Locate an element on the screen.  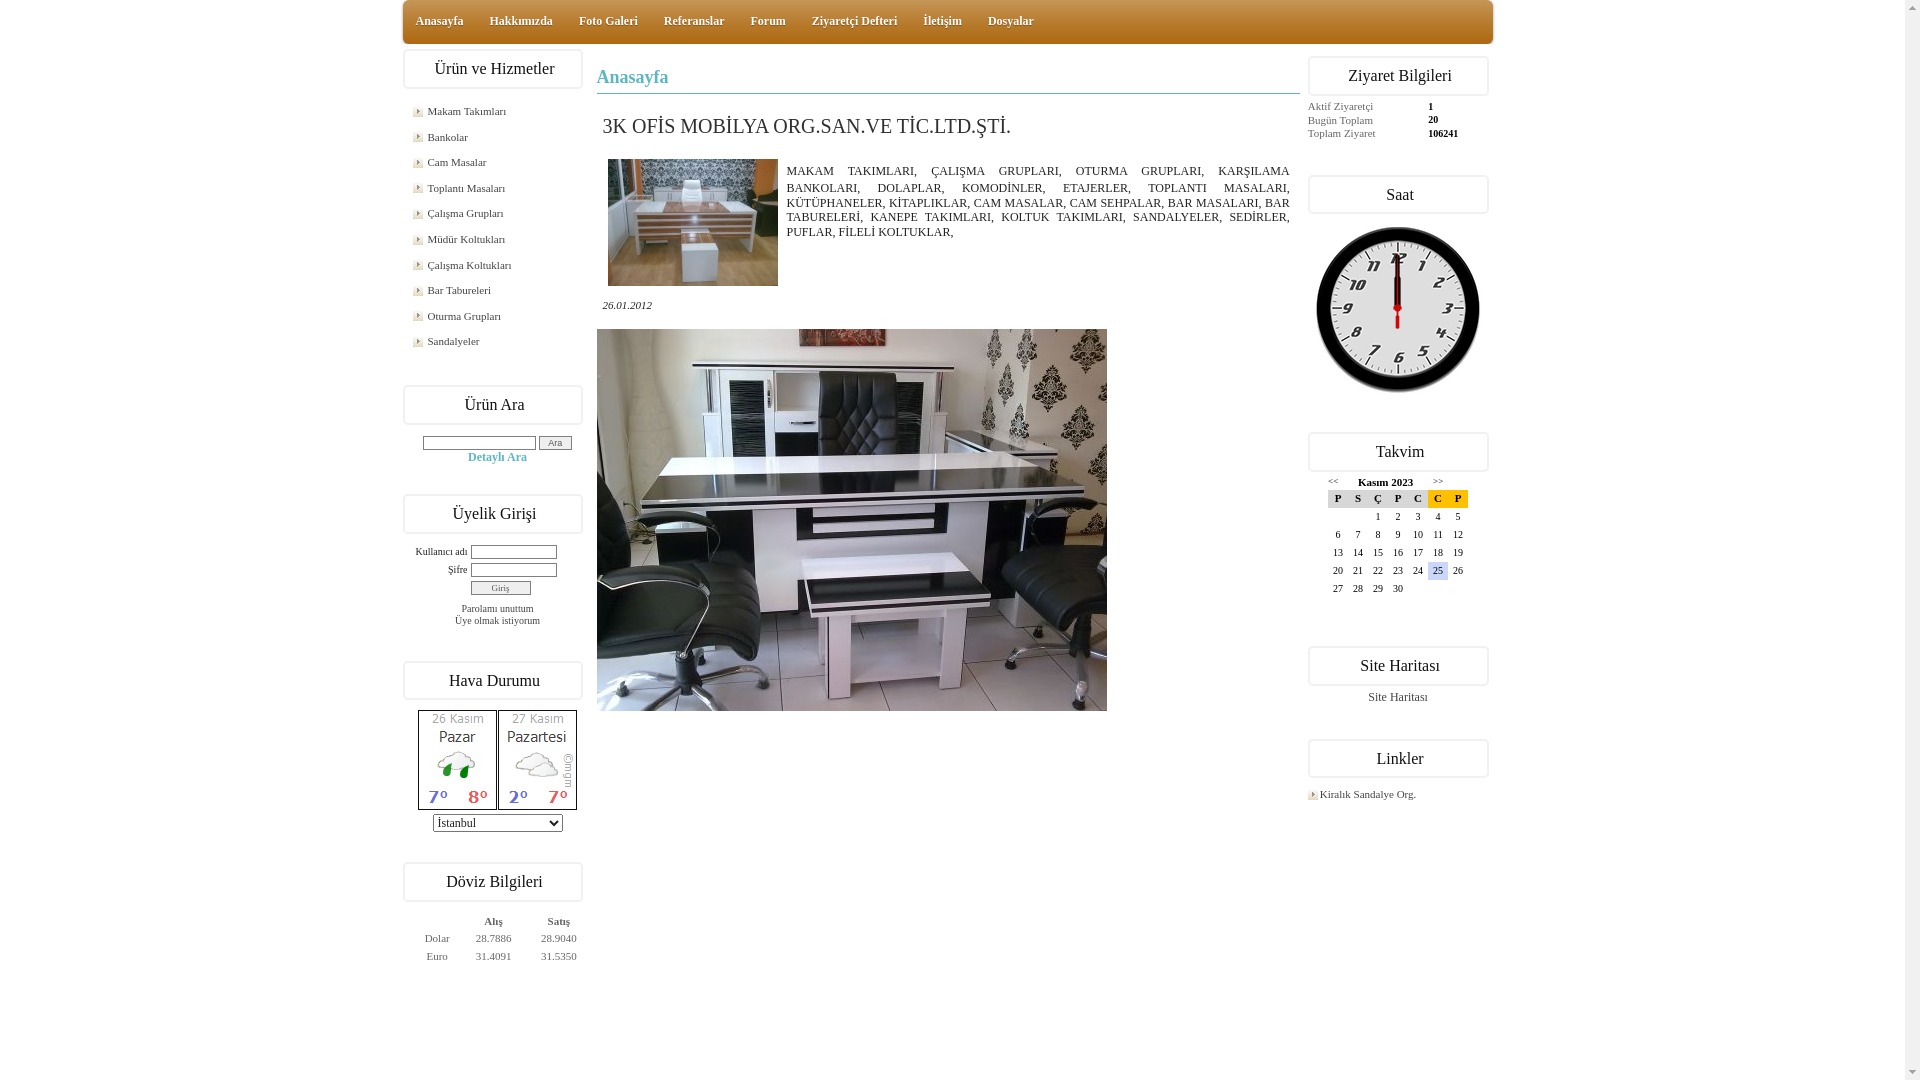
'Sandalyeler' is located at coordinates (497, 341).